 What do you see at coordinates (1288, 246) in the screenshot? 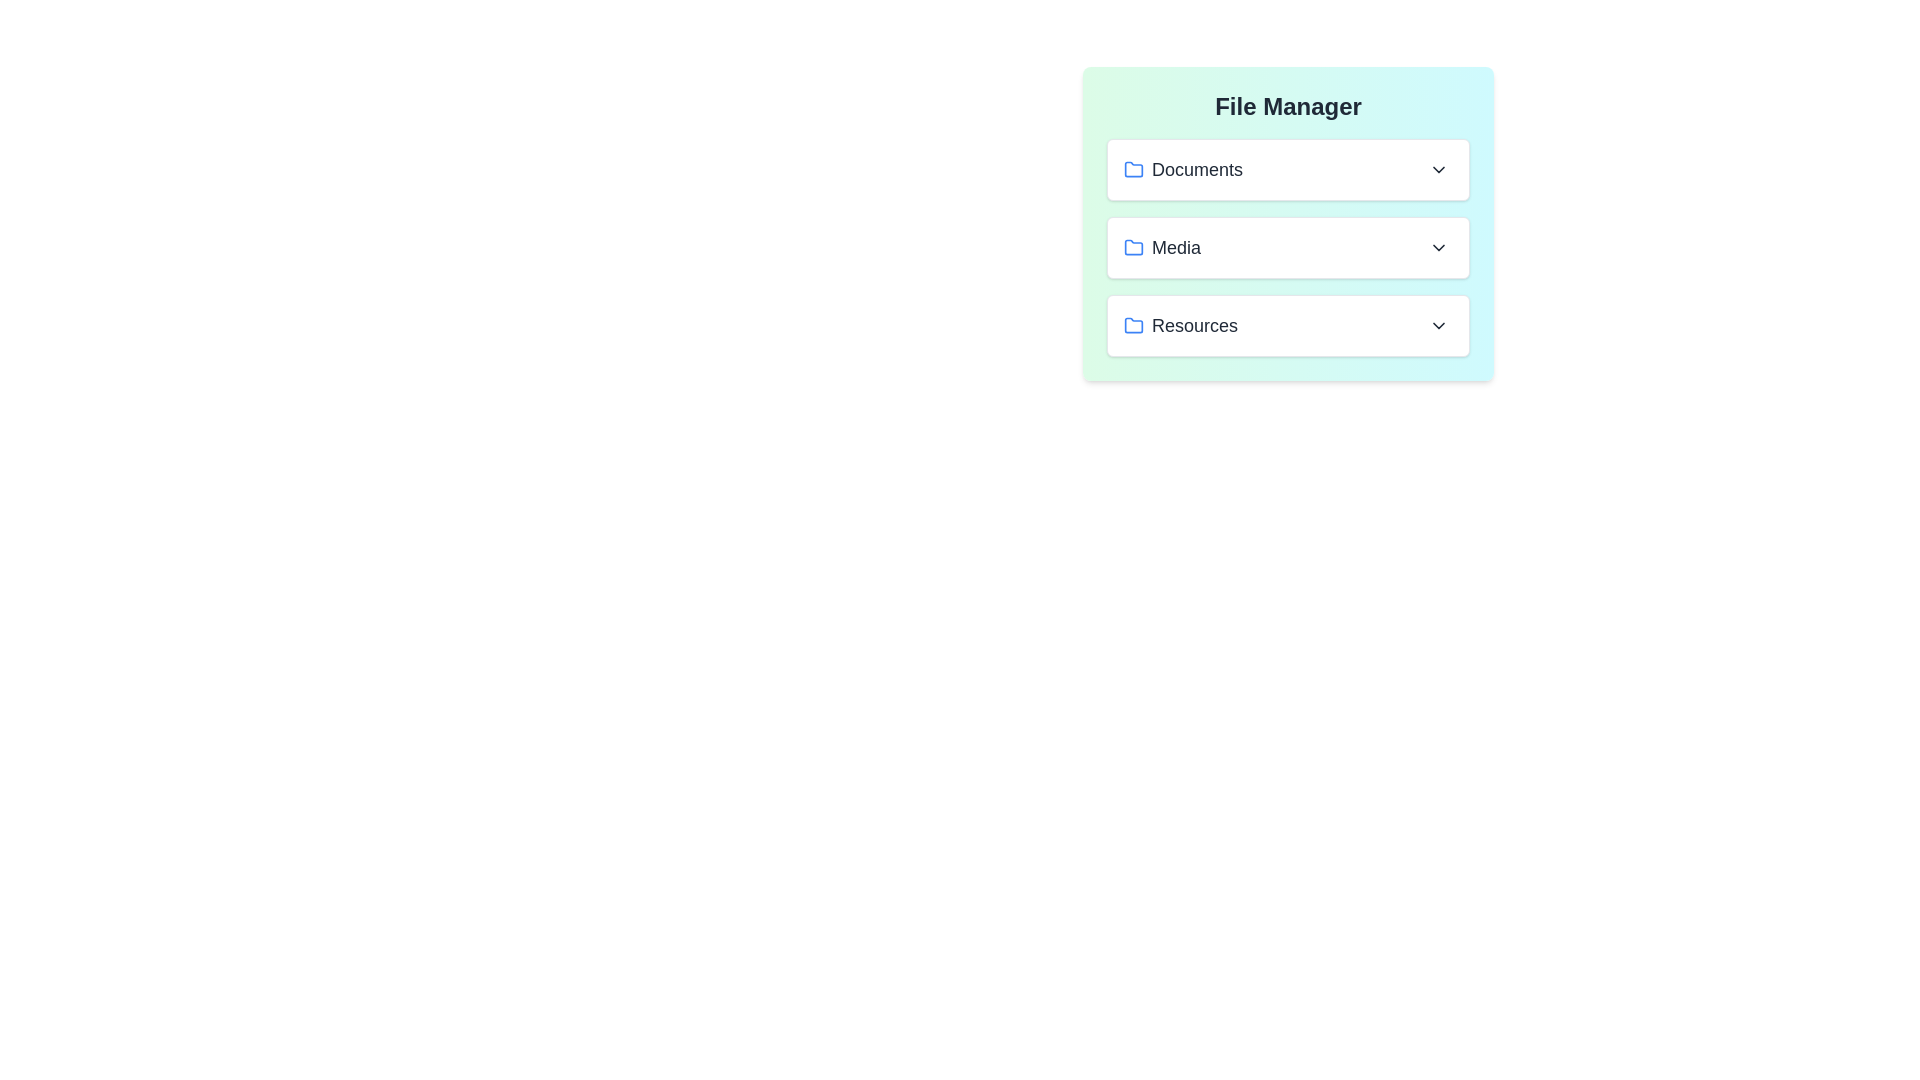
I see `the file EBook.epub from the folder Media` at bounding box center [1288, 246].